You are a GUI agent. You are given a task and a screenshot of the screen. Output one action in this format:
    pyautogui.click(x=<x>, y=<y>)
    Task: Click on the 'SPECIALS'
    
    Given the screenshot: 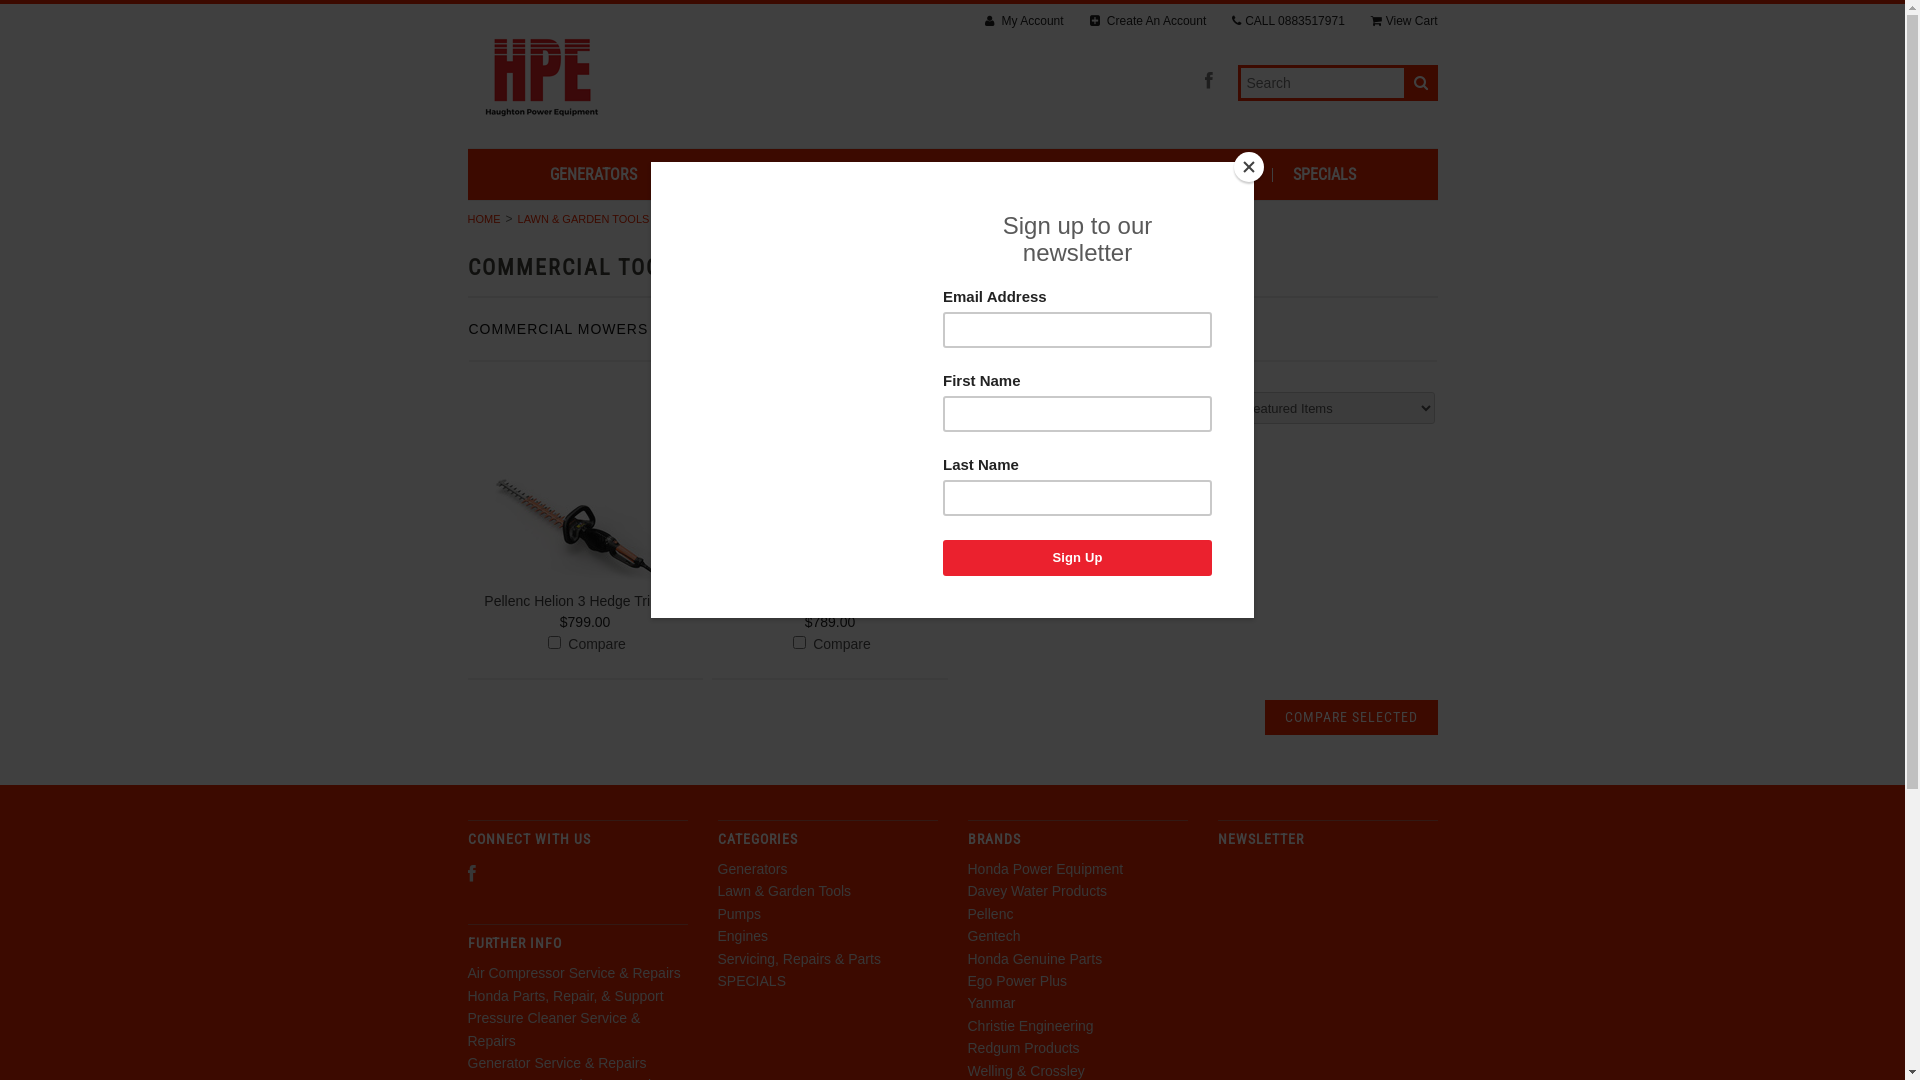 What is the action you would take?
    pyautogui.click(x=751, y=979)
    